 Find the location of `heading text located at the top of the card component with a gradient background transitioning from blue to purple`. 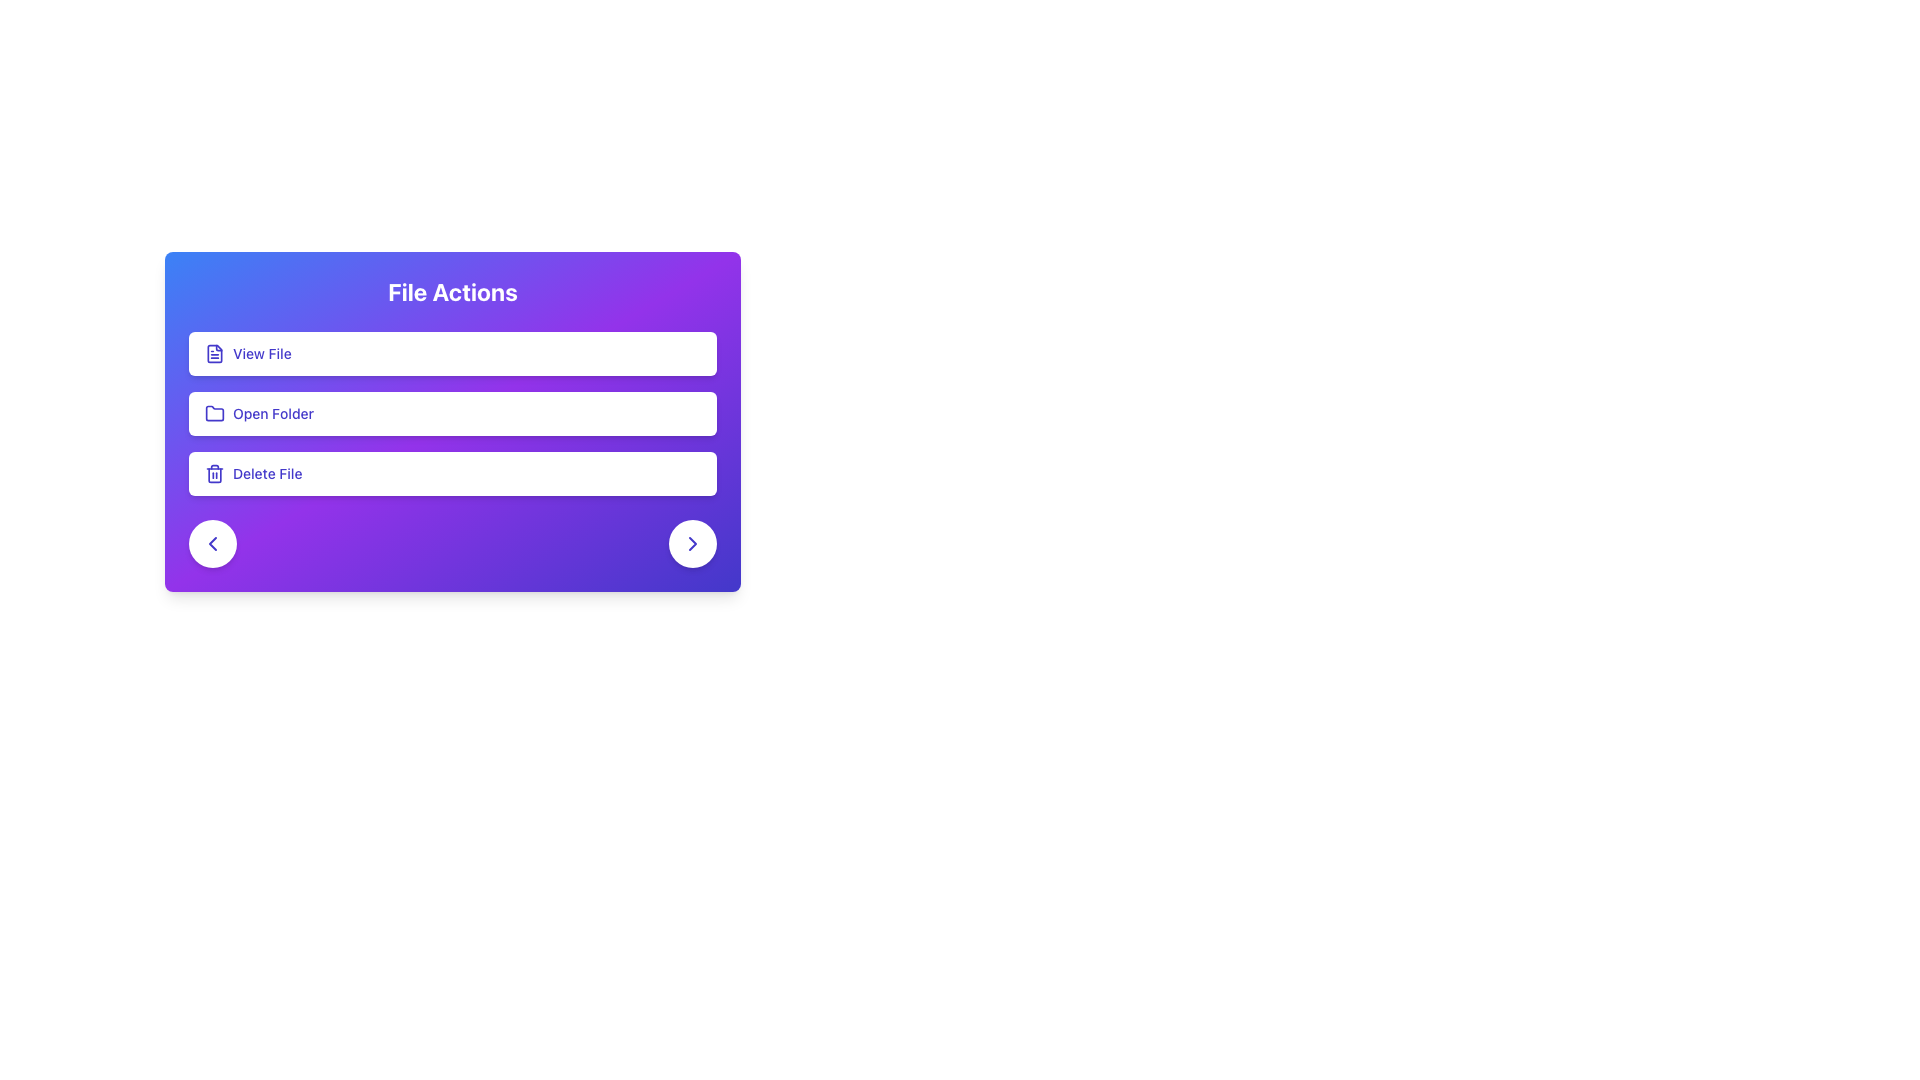

heading text located at the top of the card component with a gradient background transitioning from blue to purple is located at coordinates (451, 292).